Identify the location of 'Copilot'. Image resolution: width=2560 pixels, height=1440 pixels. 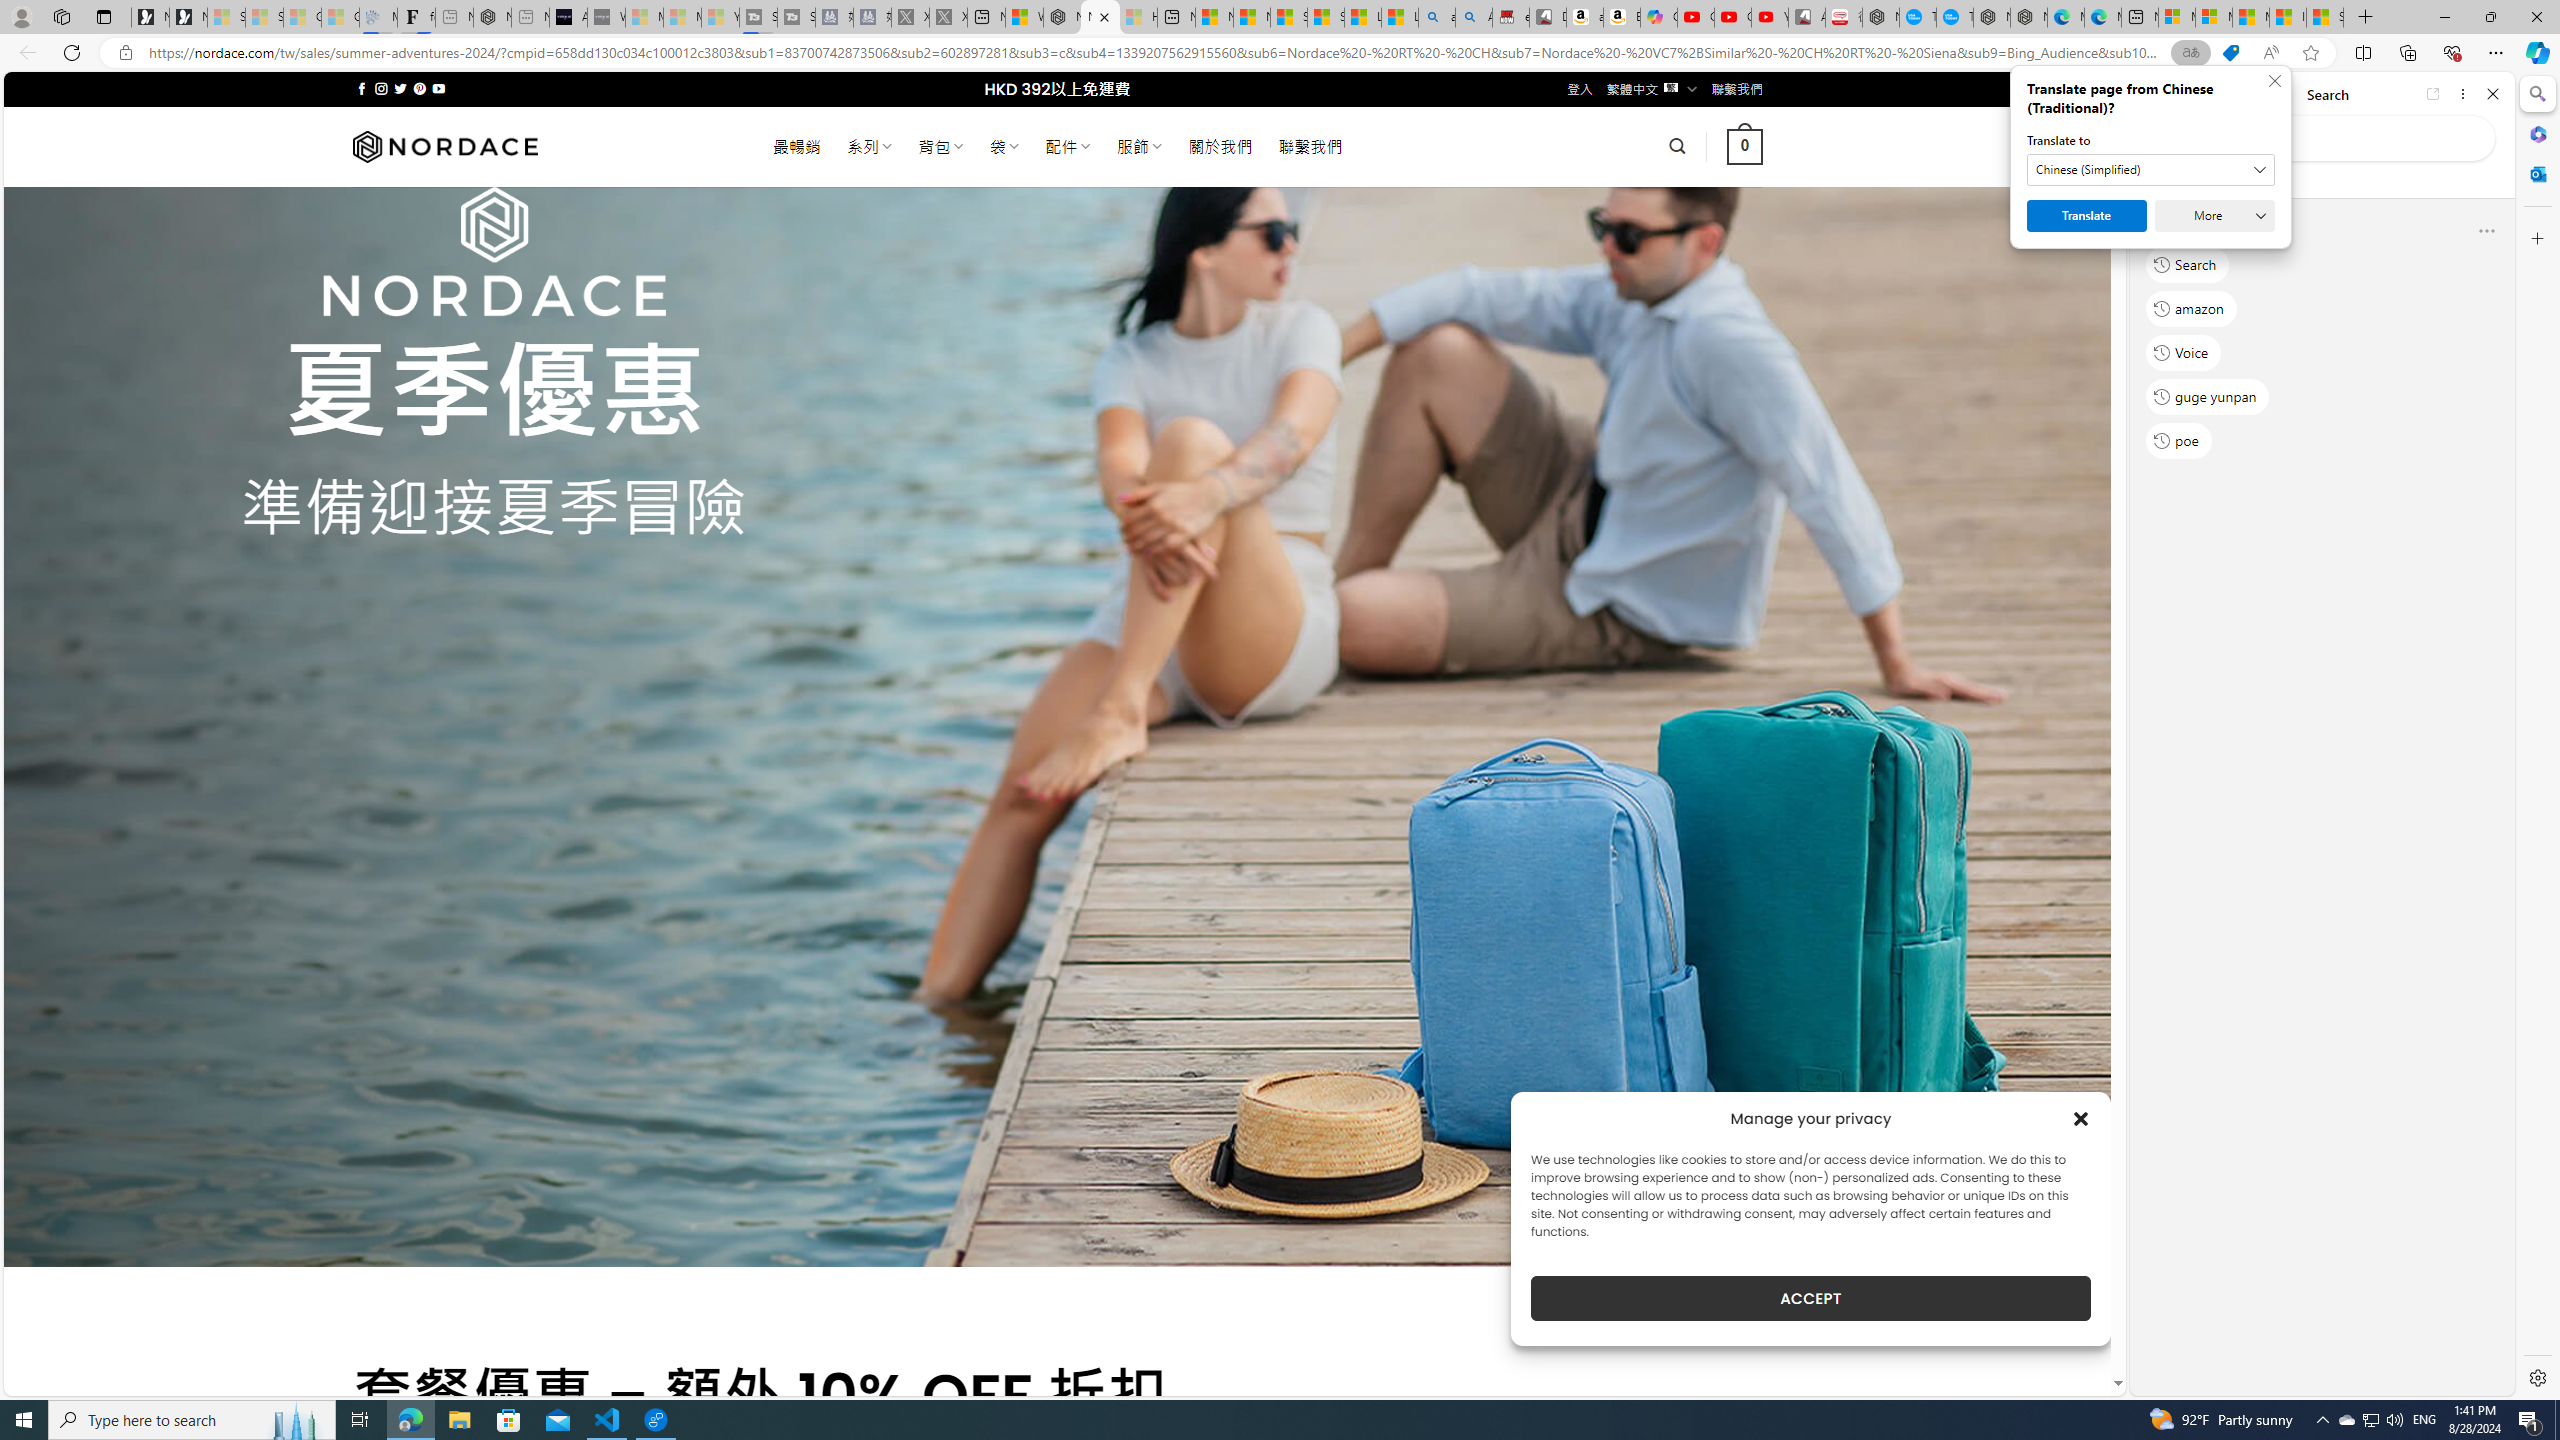
(1659, 16).